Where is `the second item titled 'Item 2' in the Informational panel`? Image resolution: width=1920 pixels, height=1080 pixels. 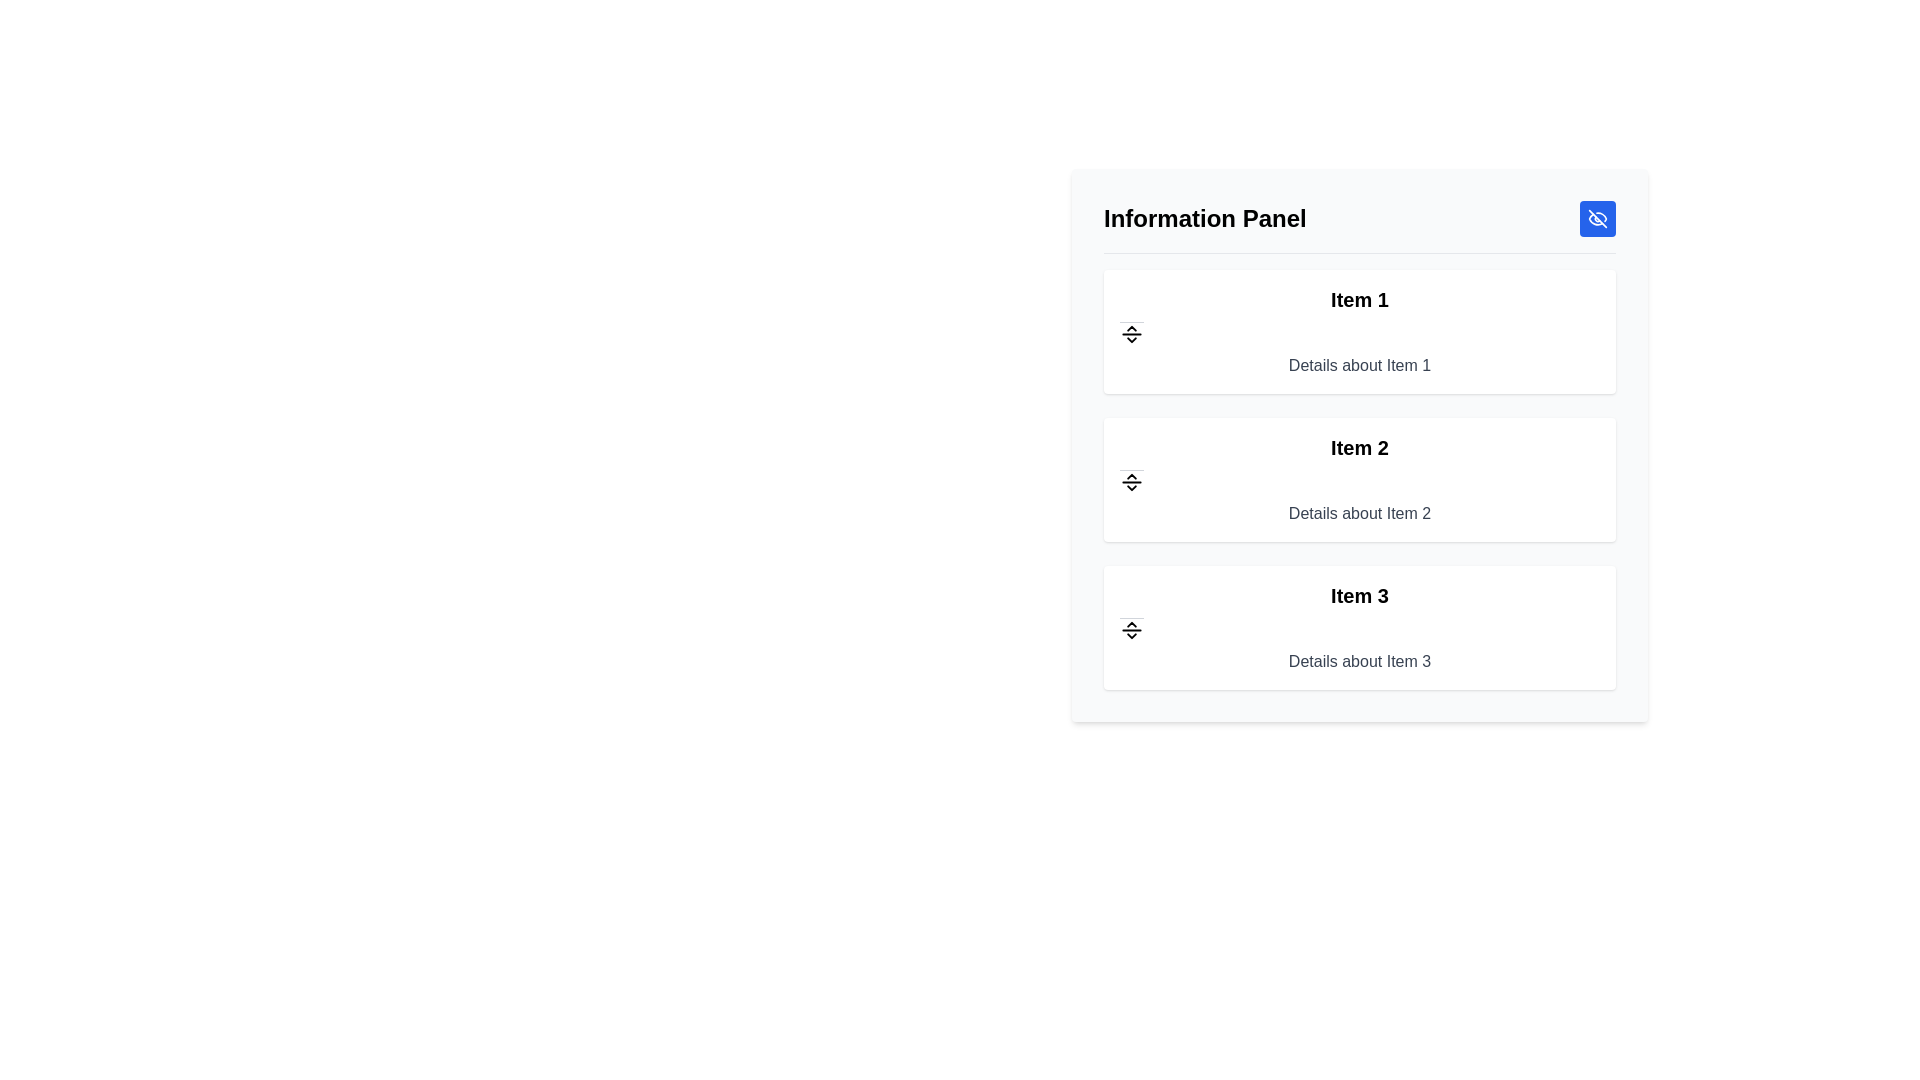
the second item titled 'Item 2' in the Informational panel is located at coordinates (1359, 479).